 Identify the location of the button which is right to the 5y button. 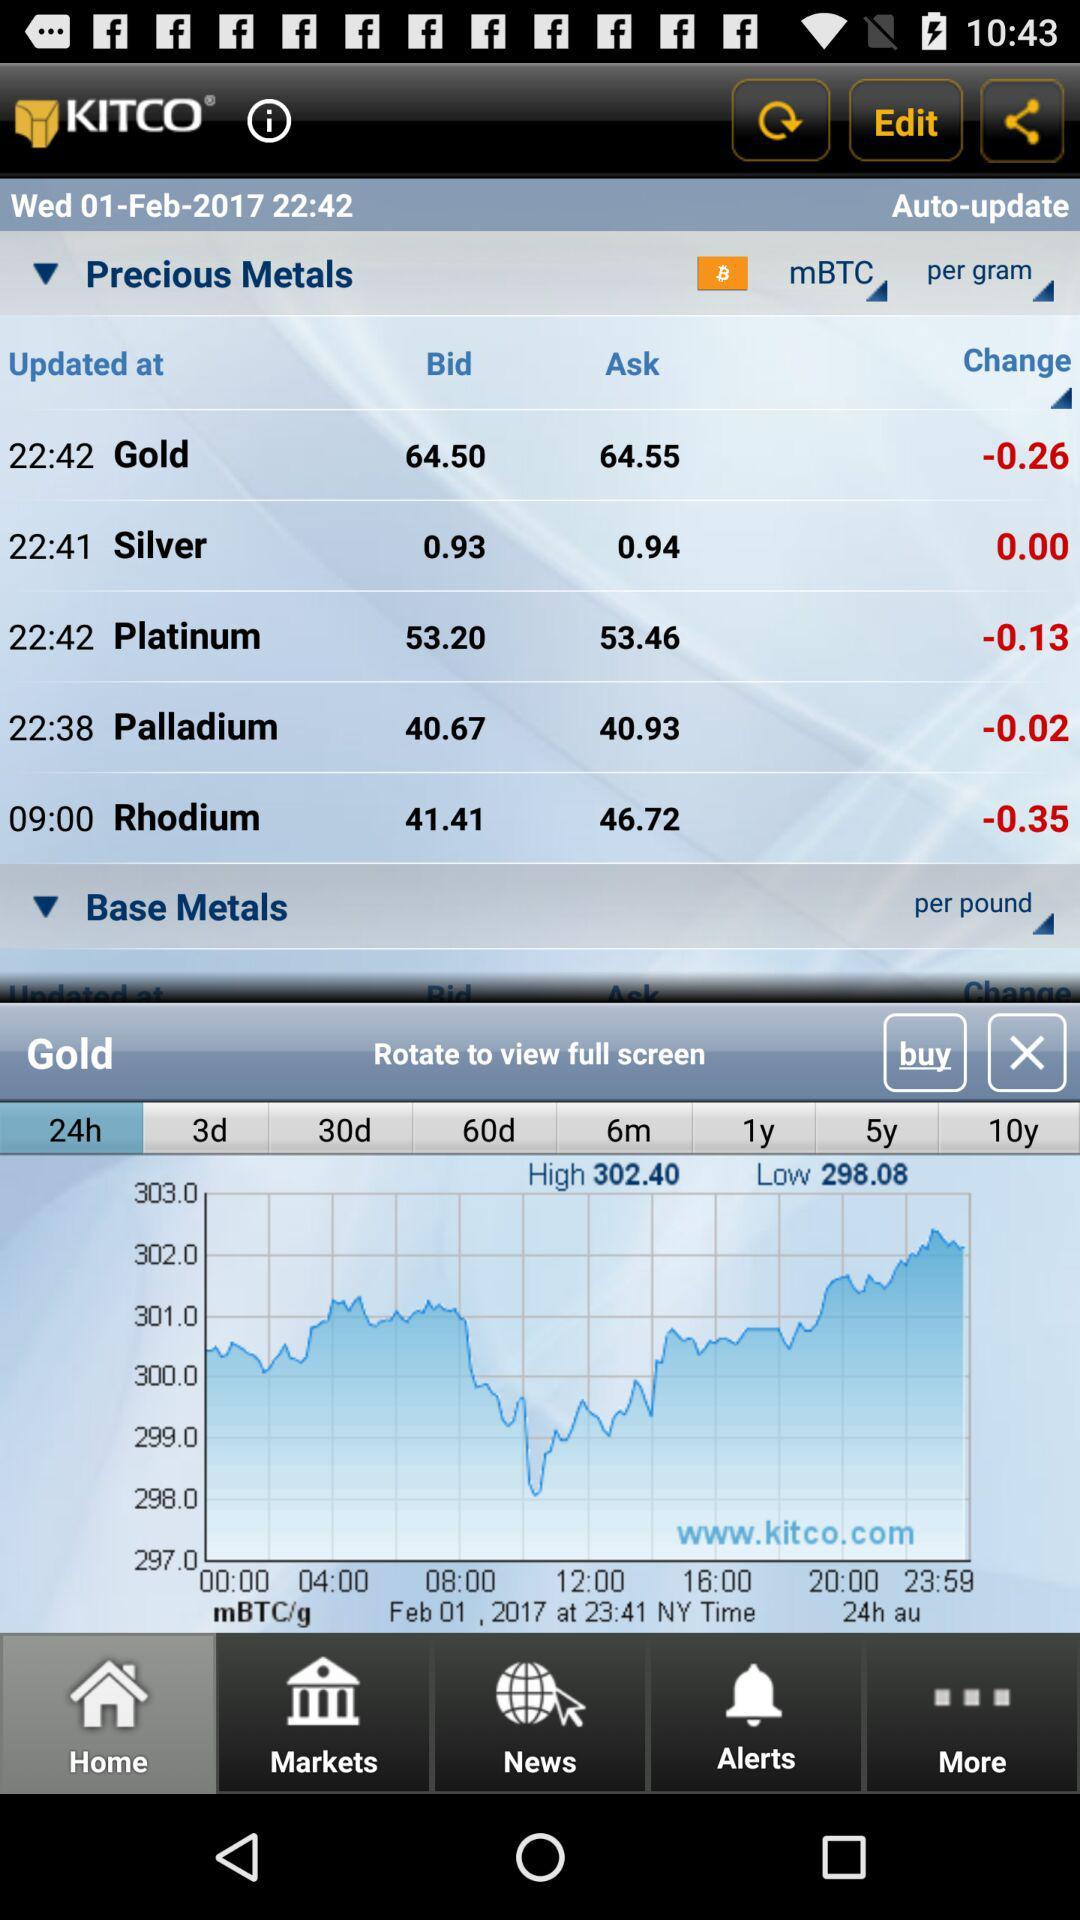
(1009, 1129).